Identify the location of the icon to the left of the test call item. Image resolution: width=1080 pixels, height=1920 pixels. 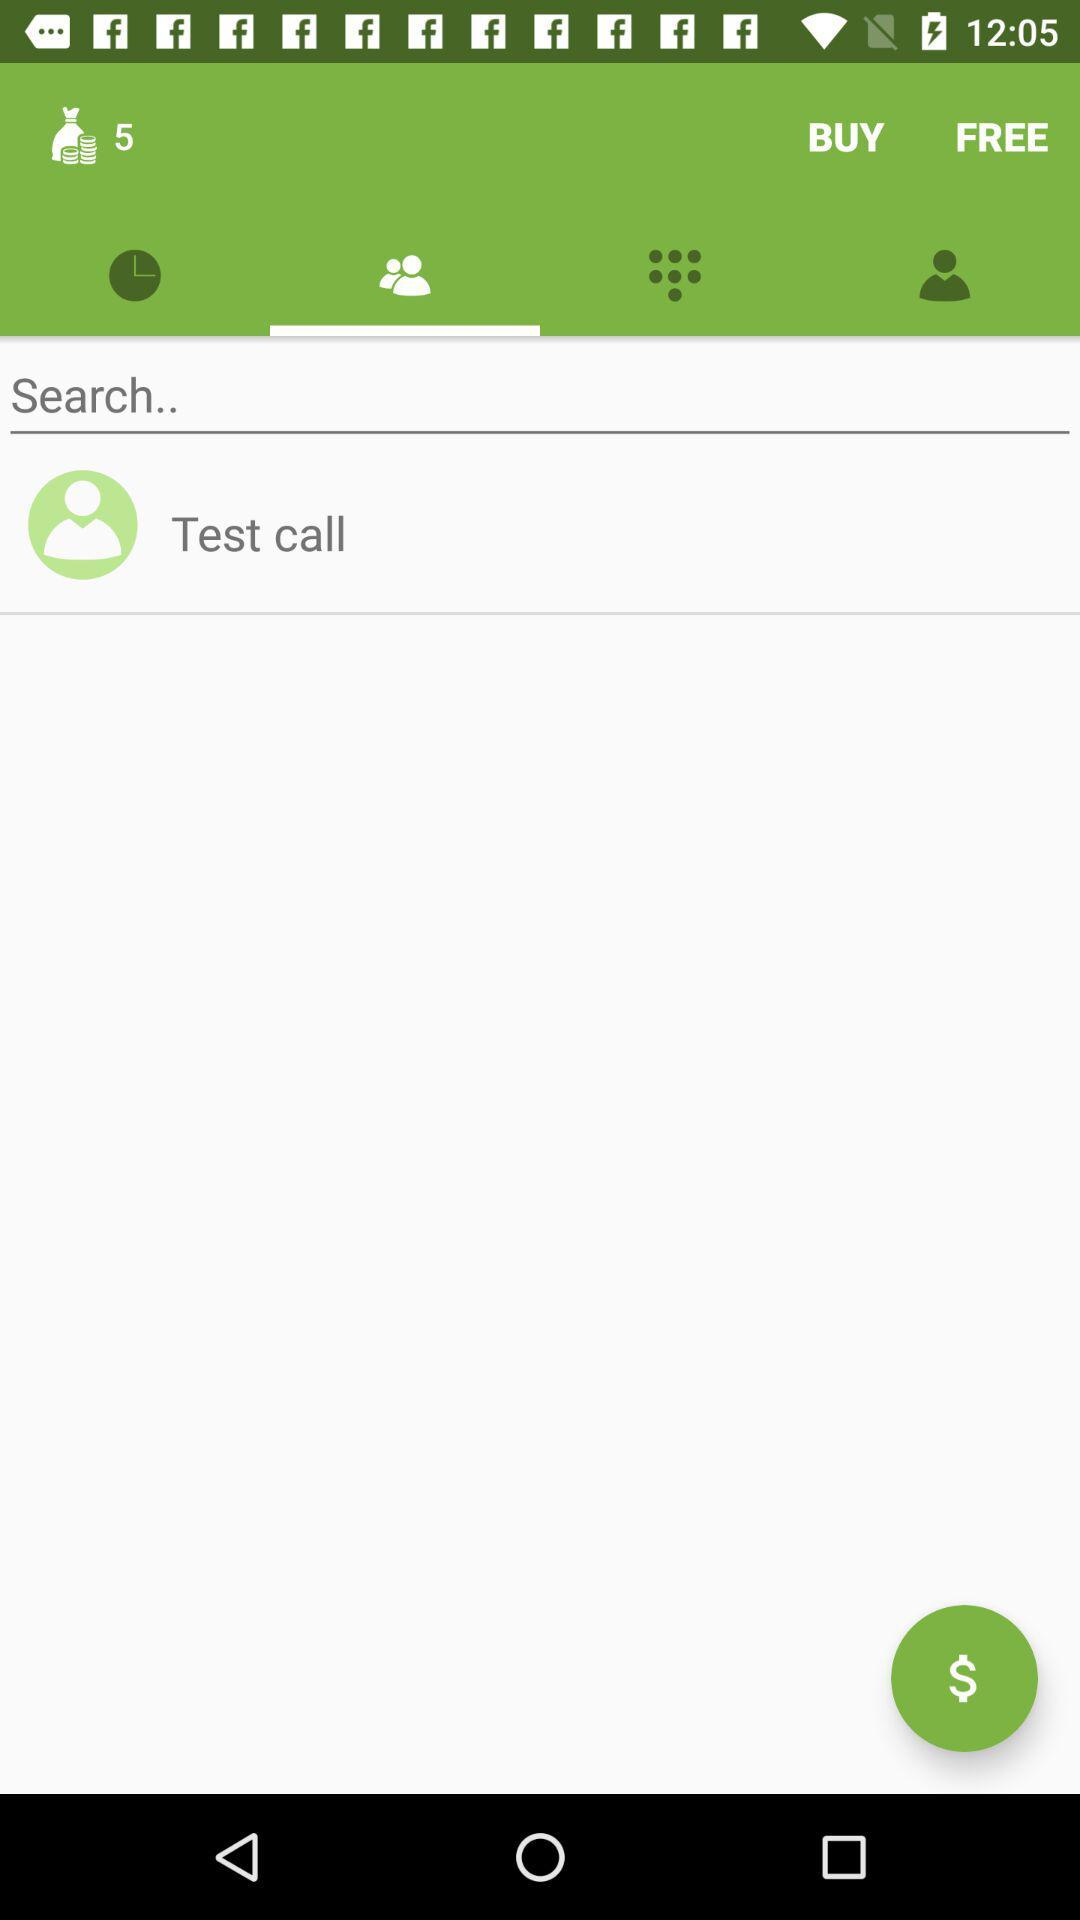
(91, 533).